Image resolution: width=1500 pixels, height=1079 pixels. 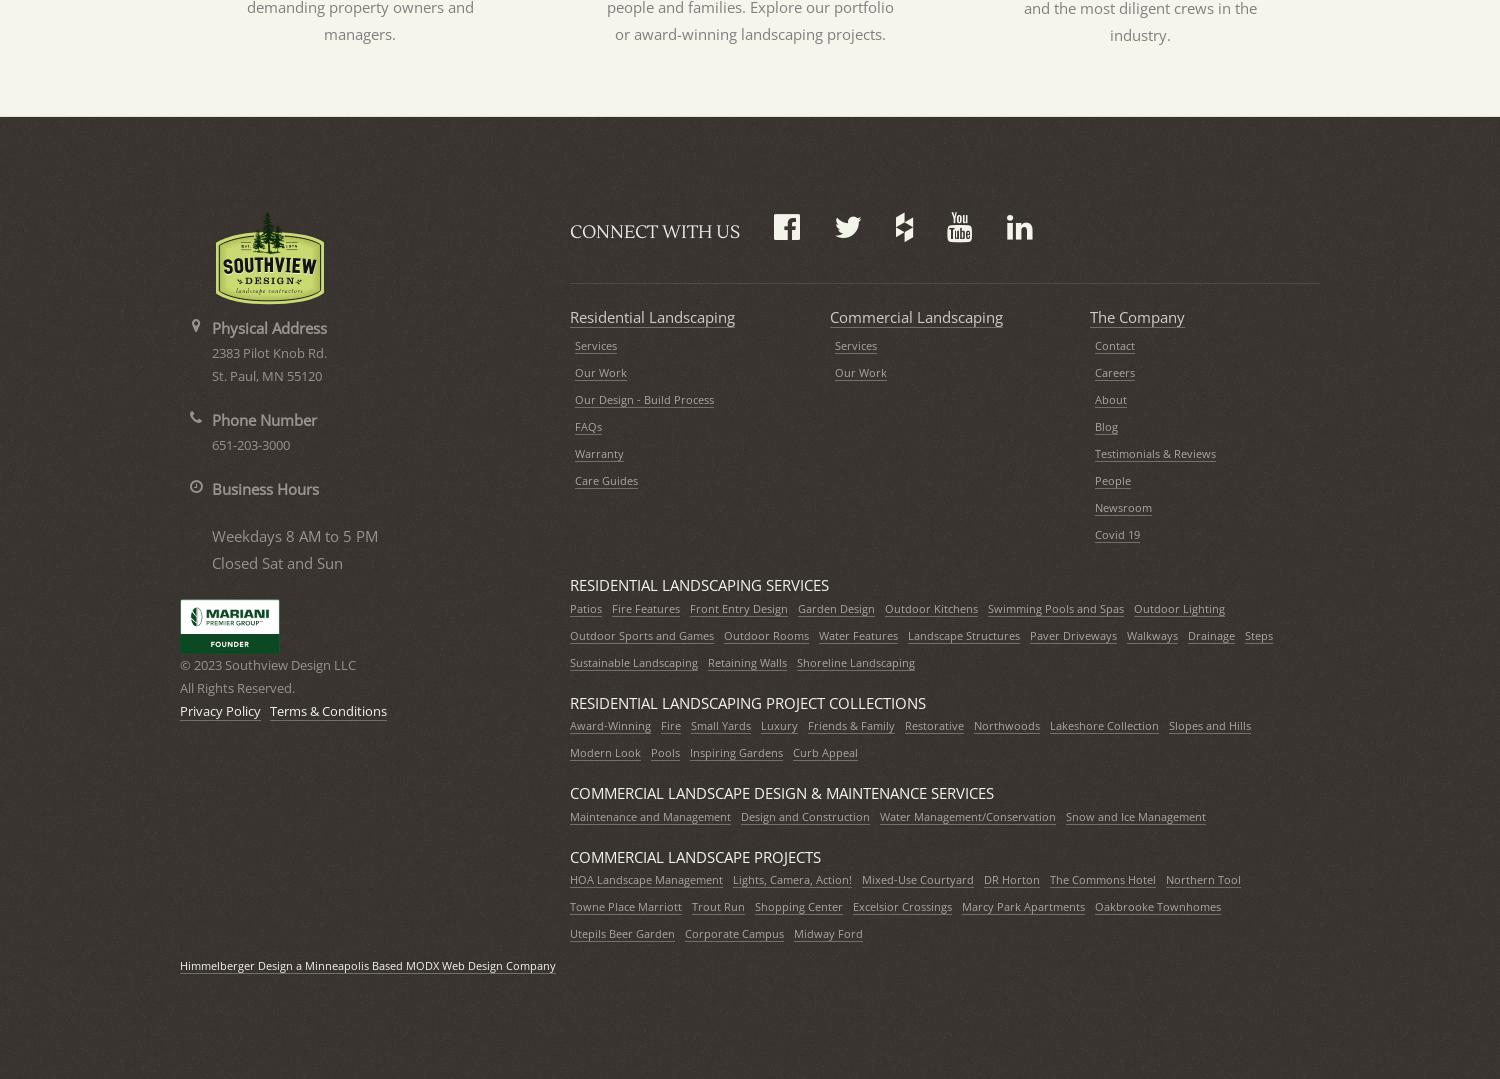 I want to click on 'Landscape Structures', so click(x=963, y=633).